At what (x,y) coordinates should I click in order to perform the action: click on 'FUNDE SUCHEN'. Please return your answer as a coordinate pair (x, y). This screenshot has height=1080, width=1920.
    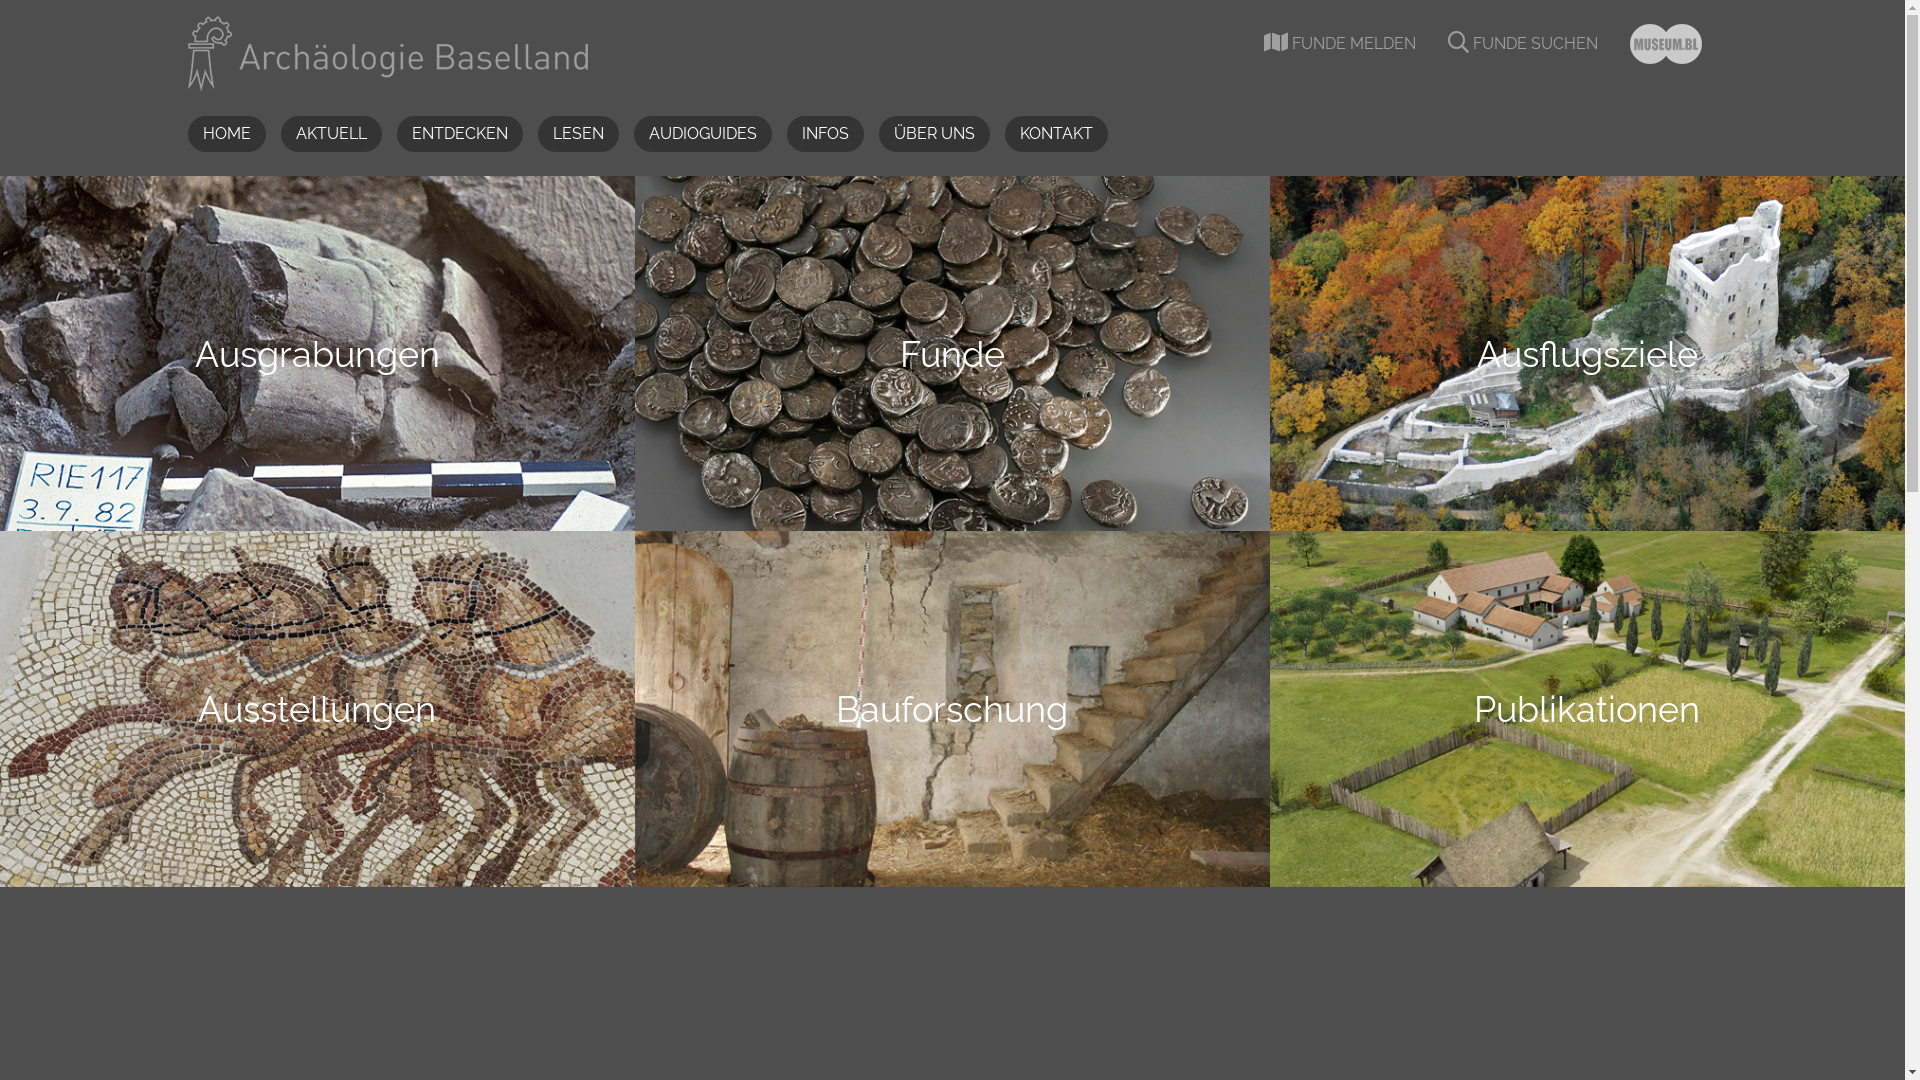
    Looking at the image, I should click on (1521, 43).